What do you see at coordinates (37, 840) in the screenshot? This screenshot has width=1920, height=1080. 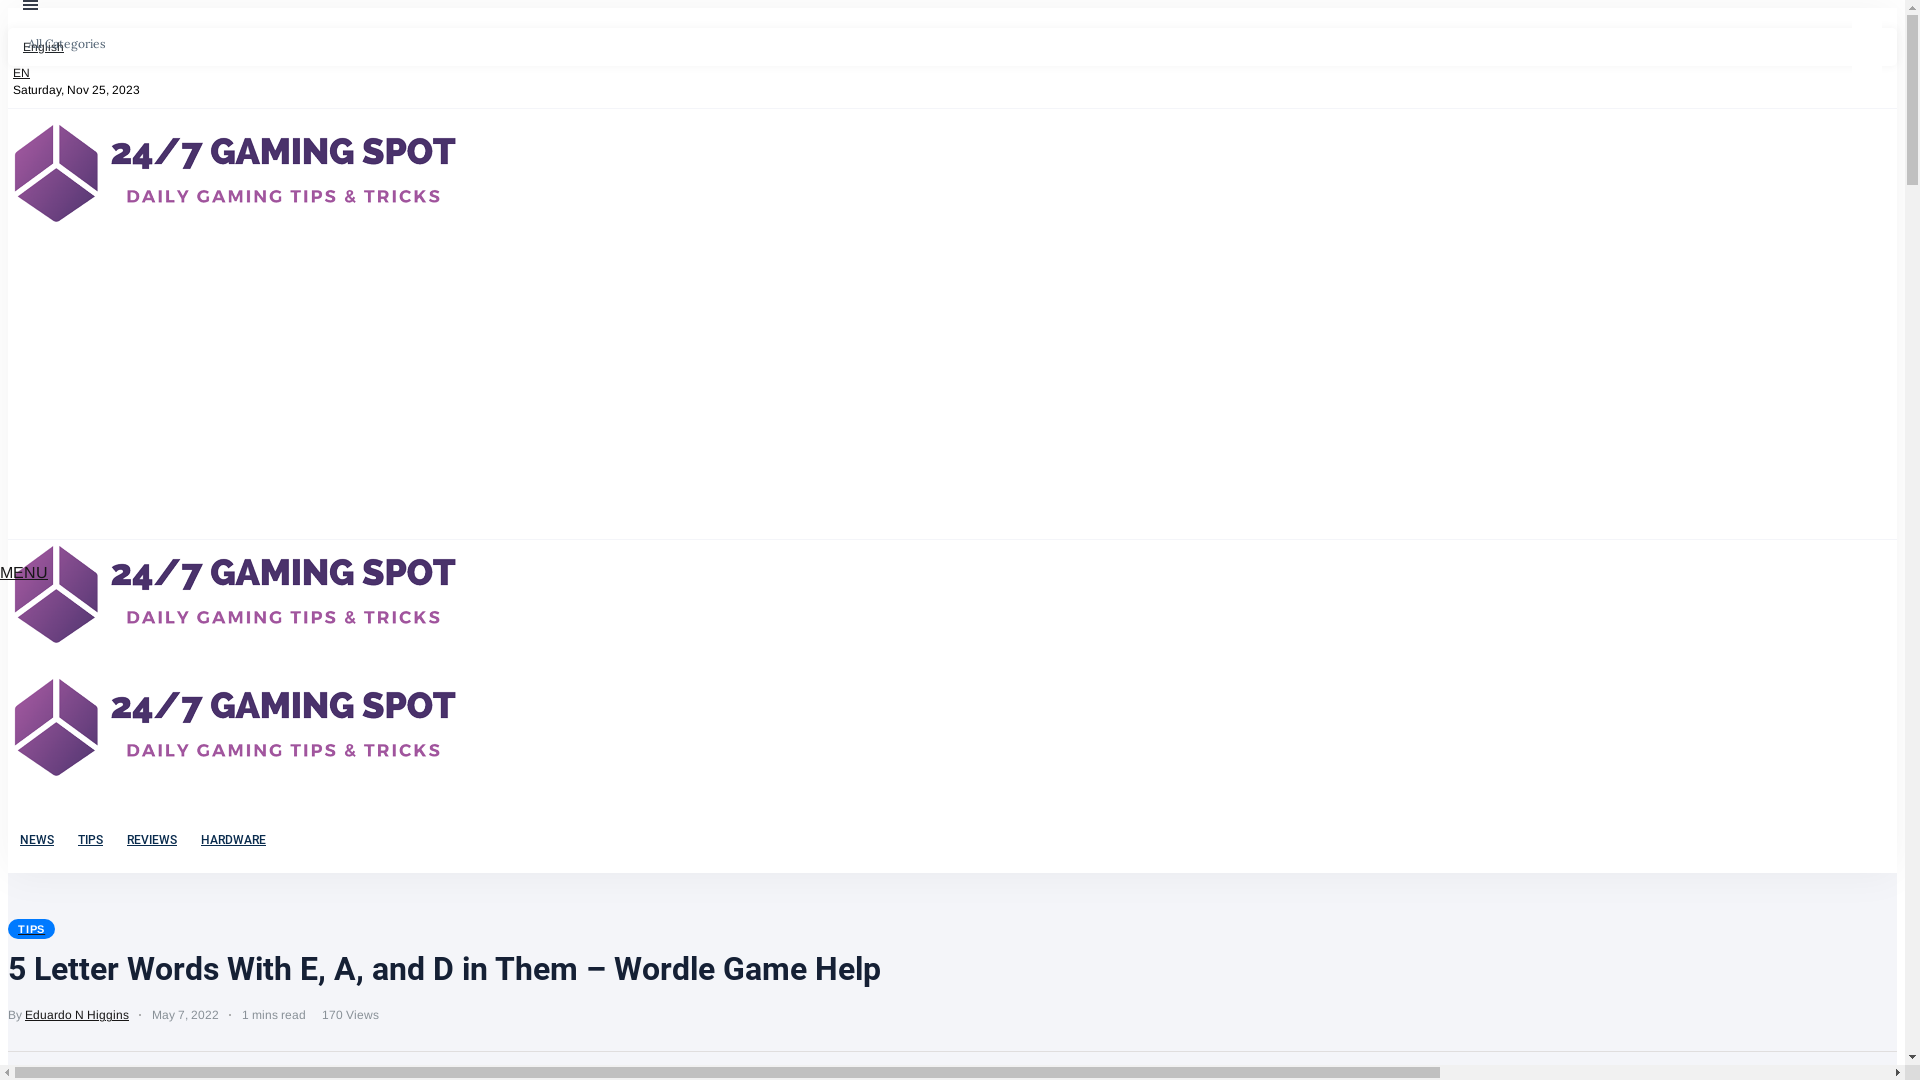 I see `'NEWS'` at bounding box center [37, 840].